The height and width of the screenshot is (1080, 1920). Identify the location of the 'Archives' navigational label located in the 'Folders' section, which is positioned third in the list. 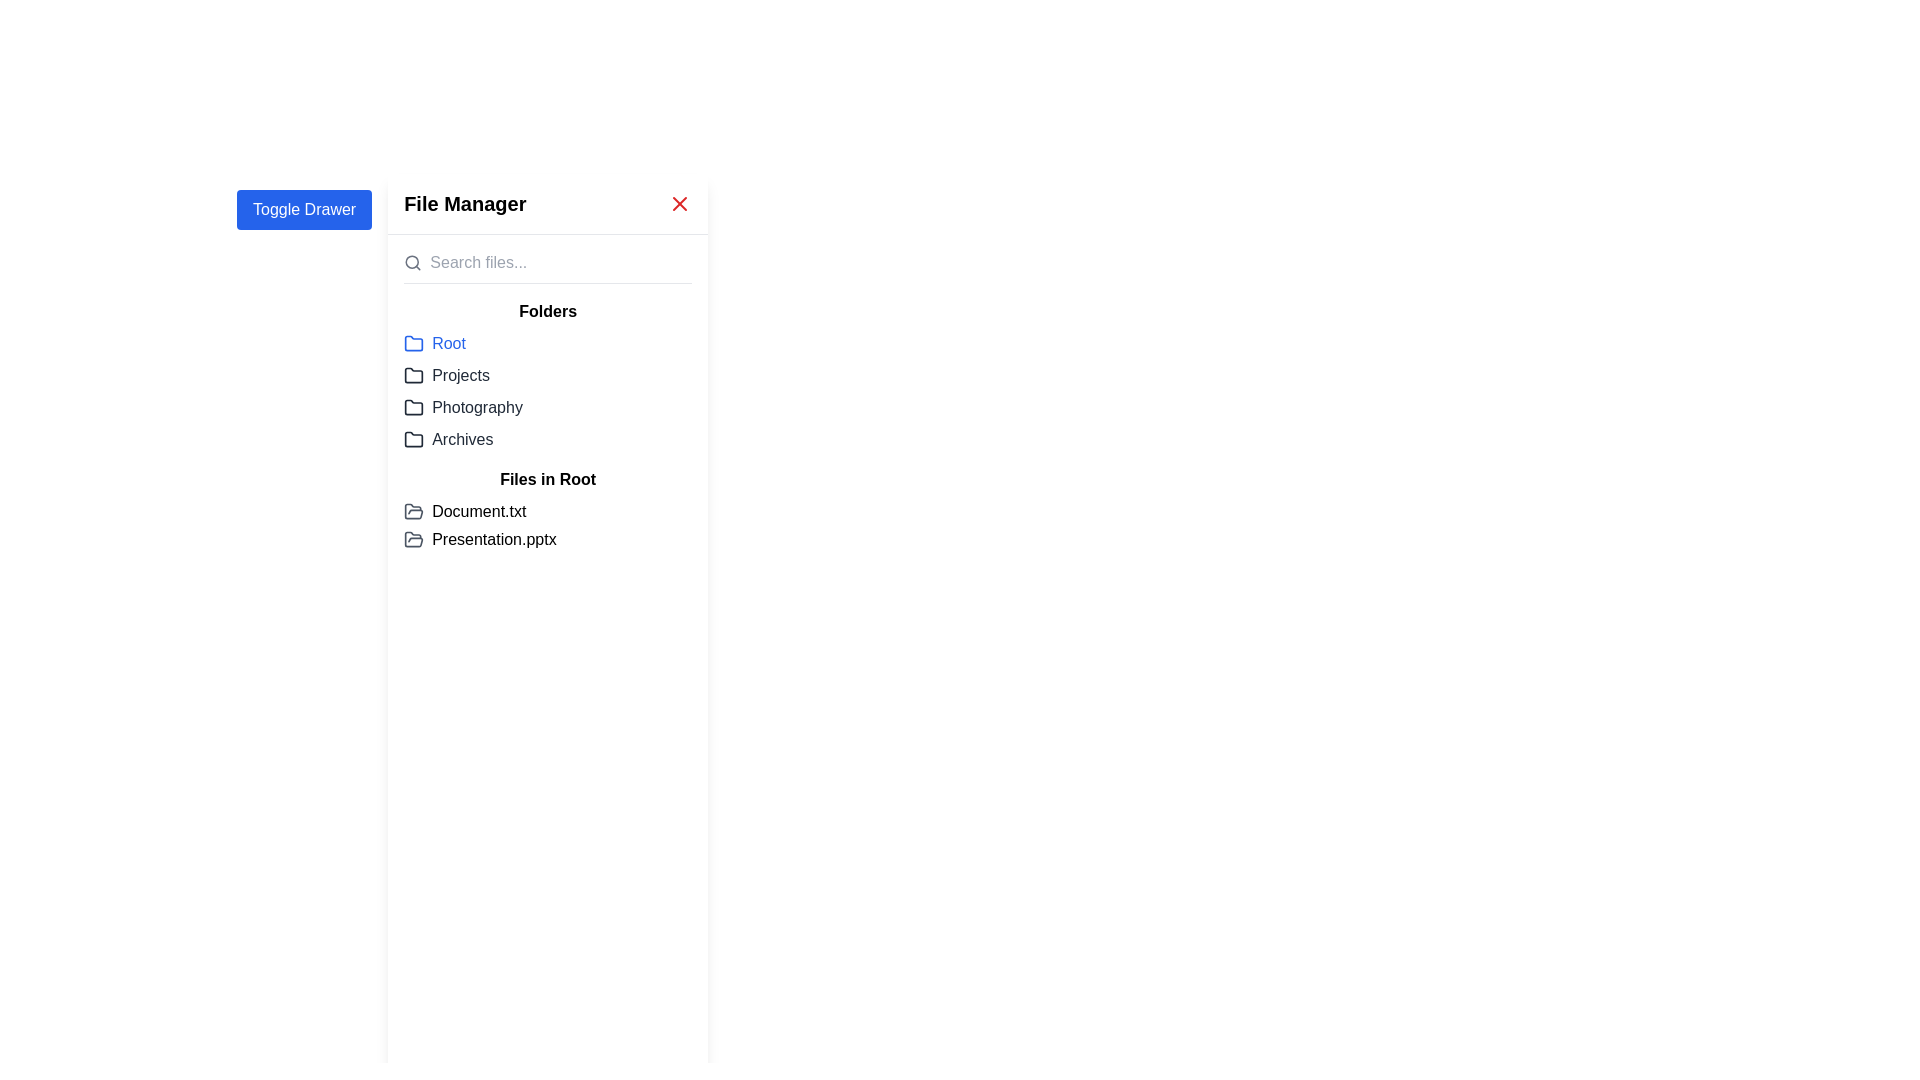
(461, 438).